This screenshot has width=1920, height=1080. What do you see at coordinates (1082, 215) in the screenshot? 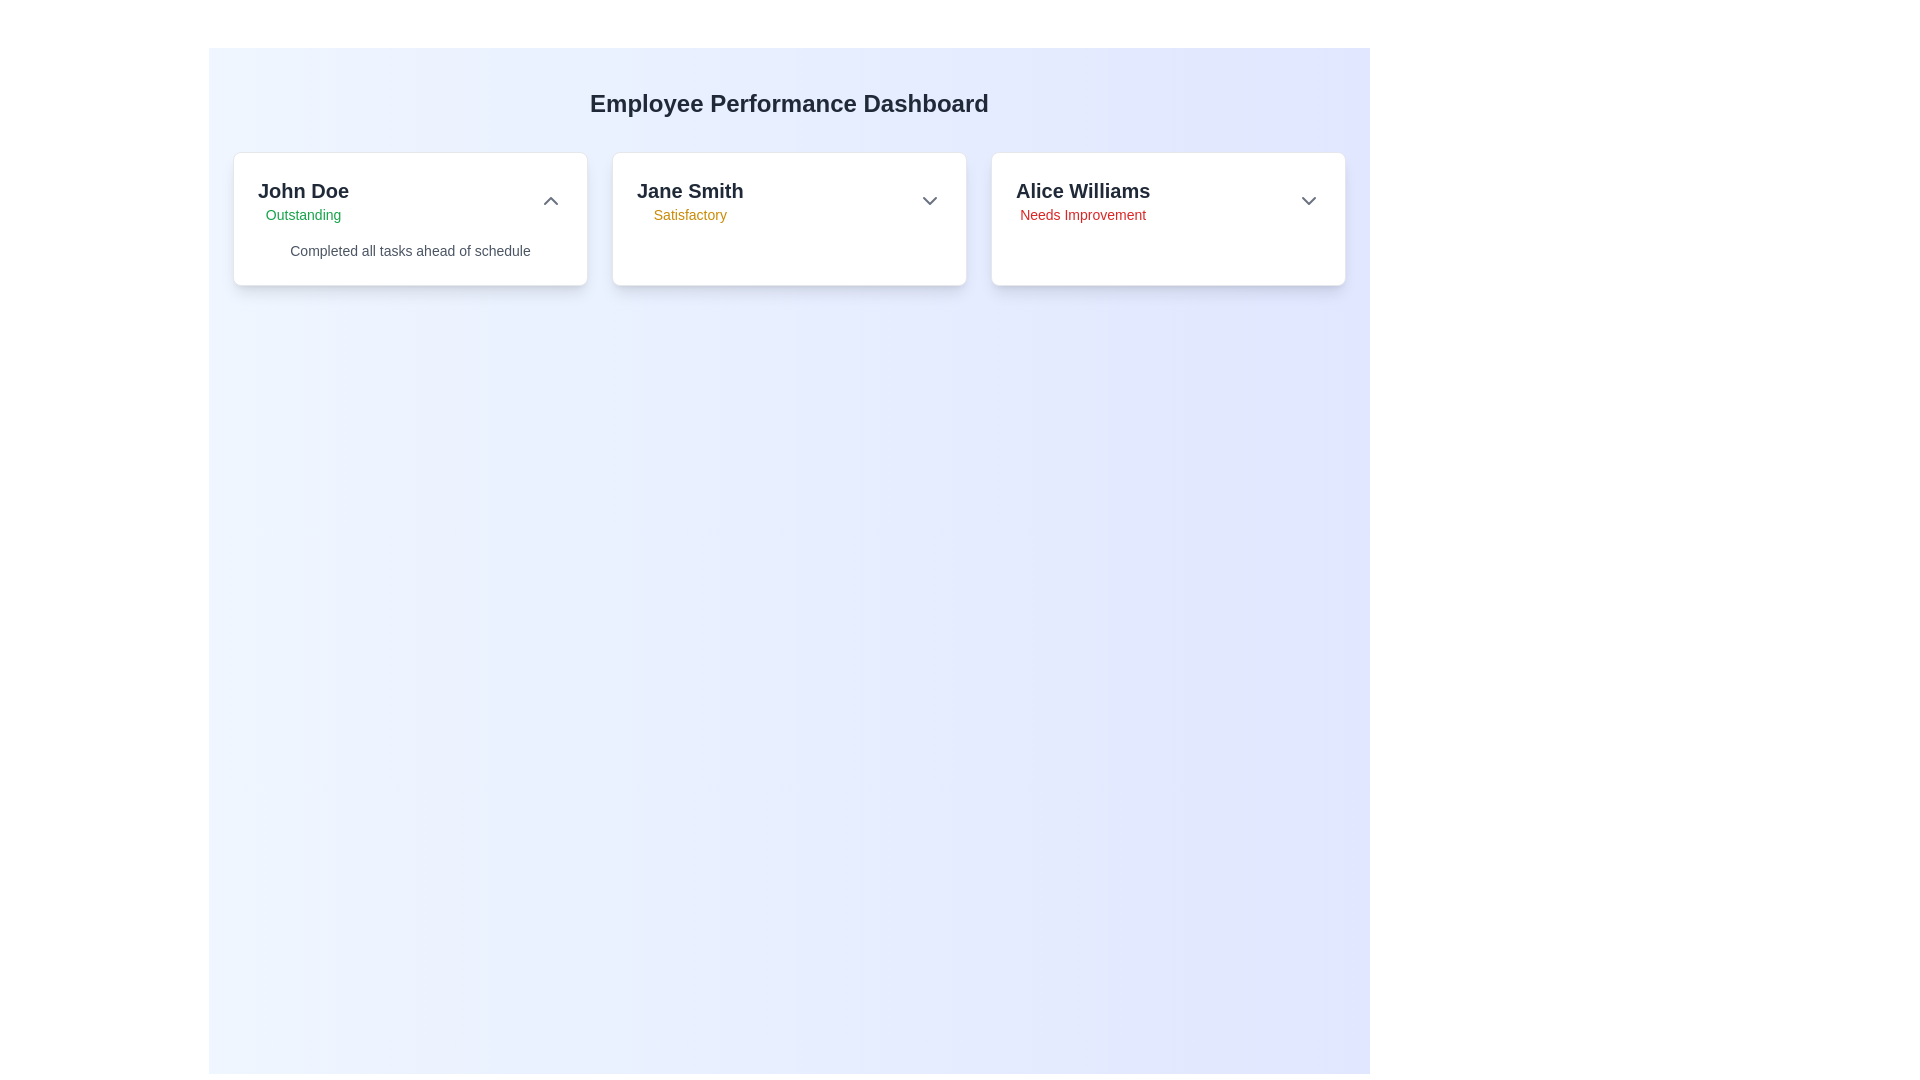
I see `the performance status text label indicating the evaluation of 'Alice Williams', located directly below the name in the right-most performance card on the dashboard` at bounding box center [1082, 215].